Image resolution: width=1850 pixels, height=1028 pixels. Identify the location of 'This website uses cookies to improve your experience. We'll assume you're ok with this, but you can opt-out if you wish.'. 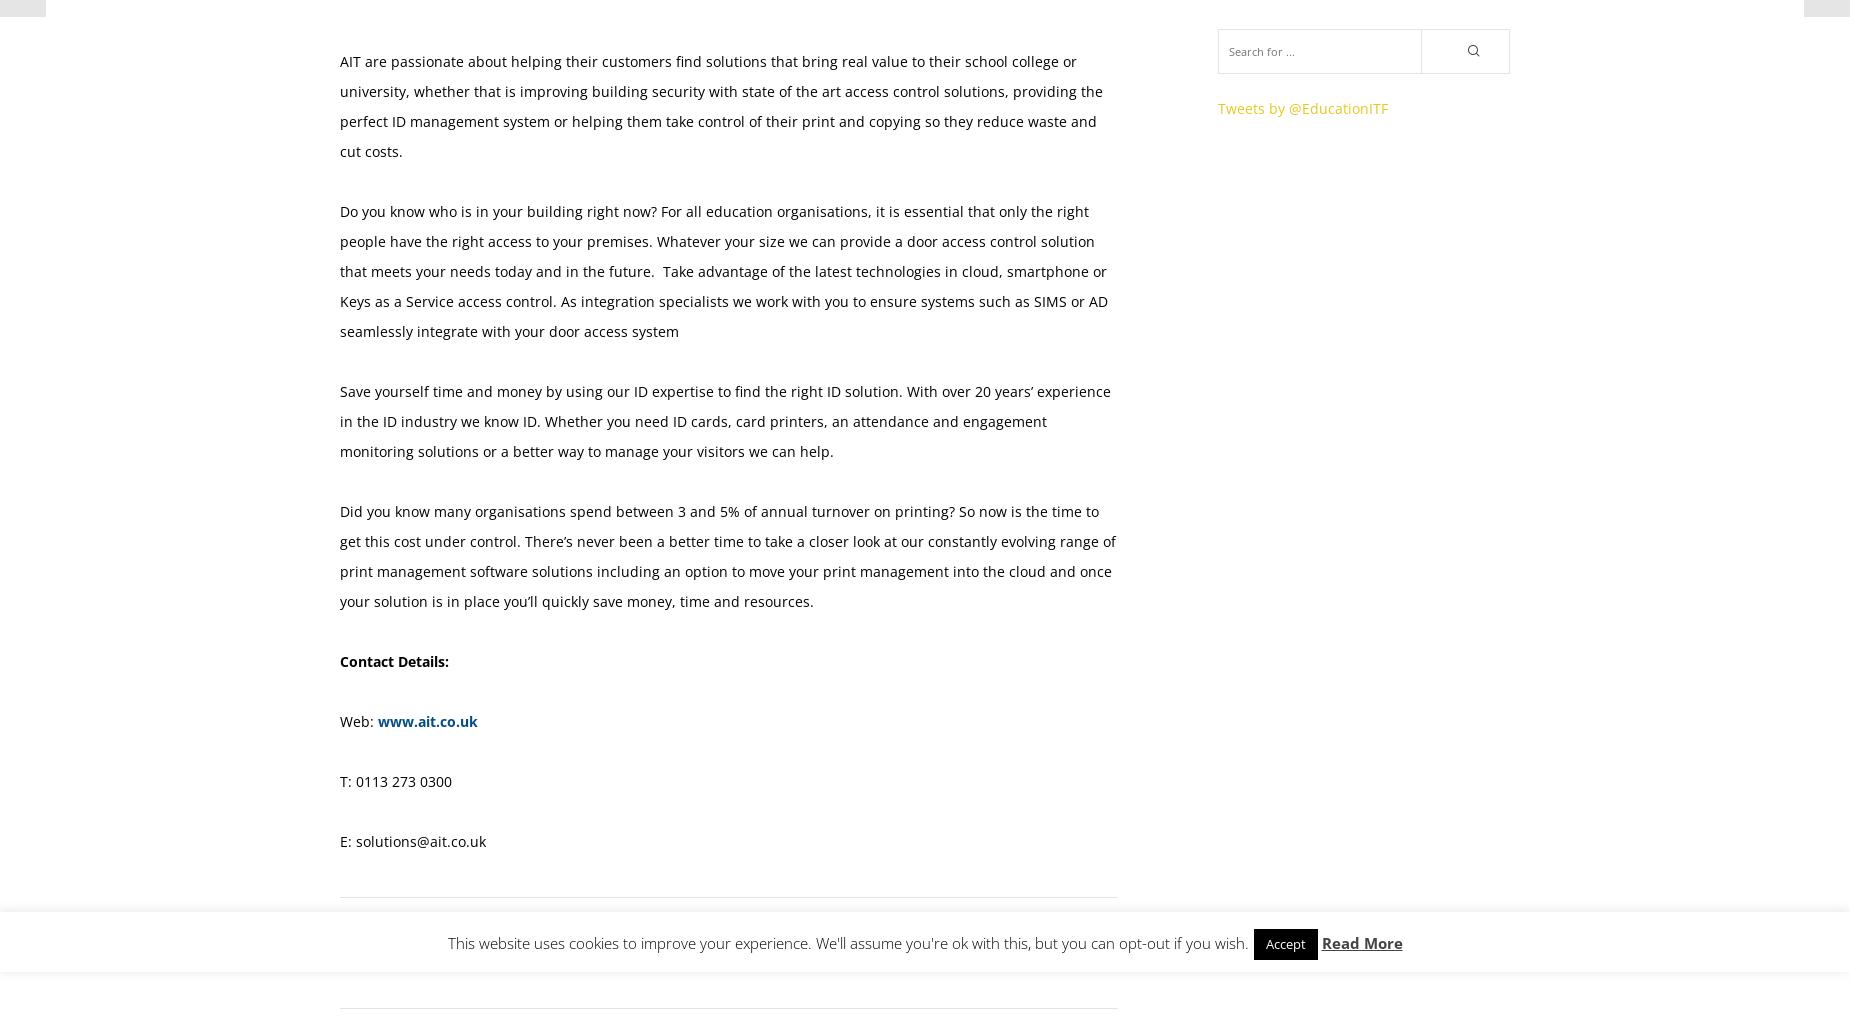
(445, 942).